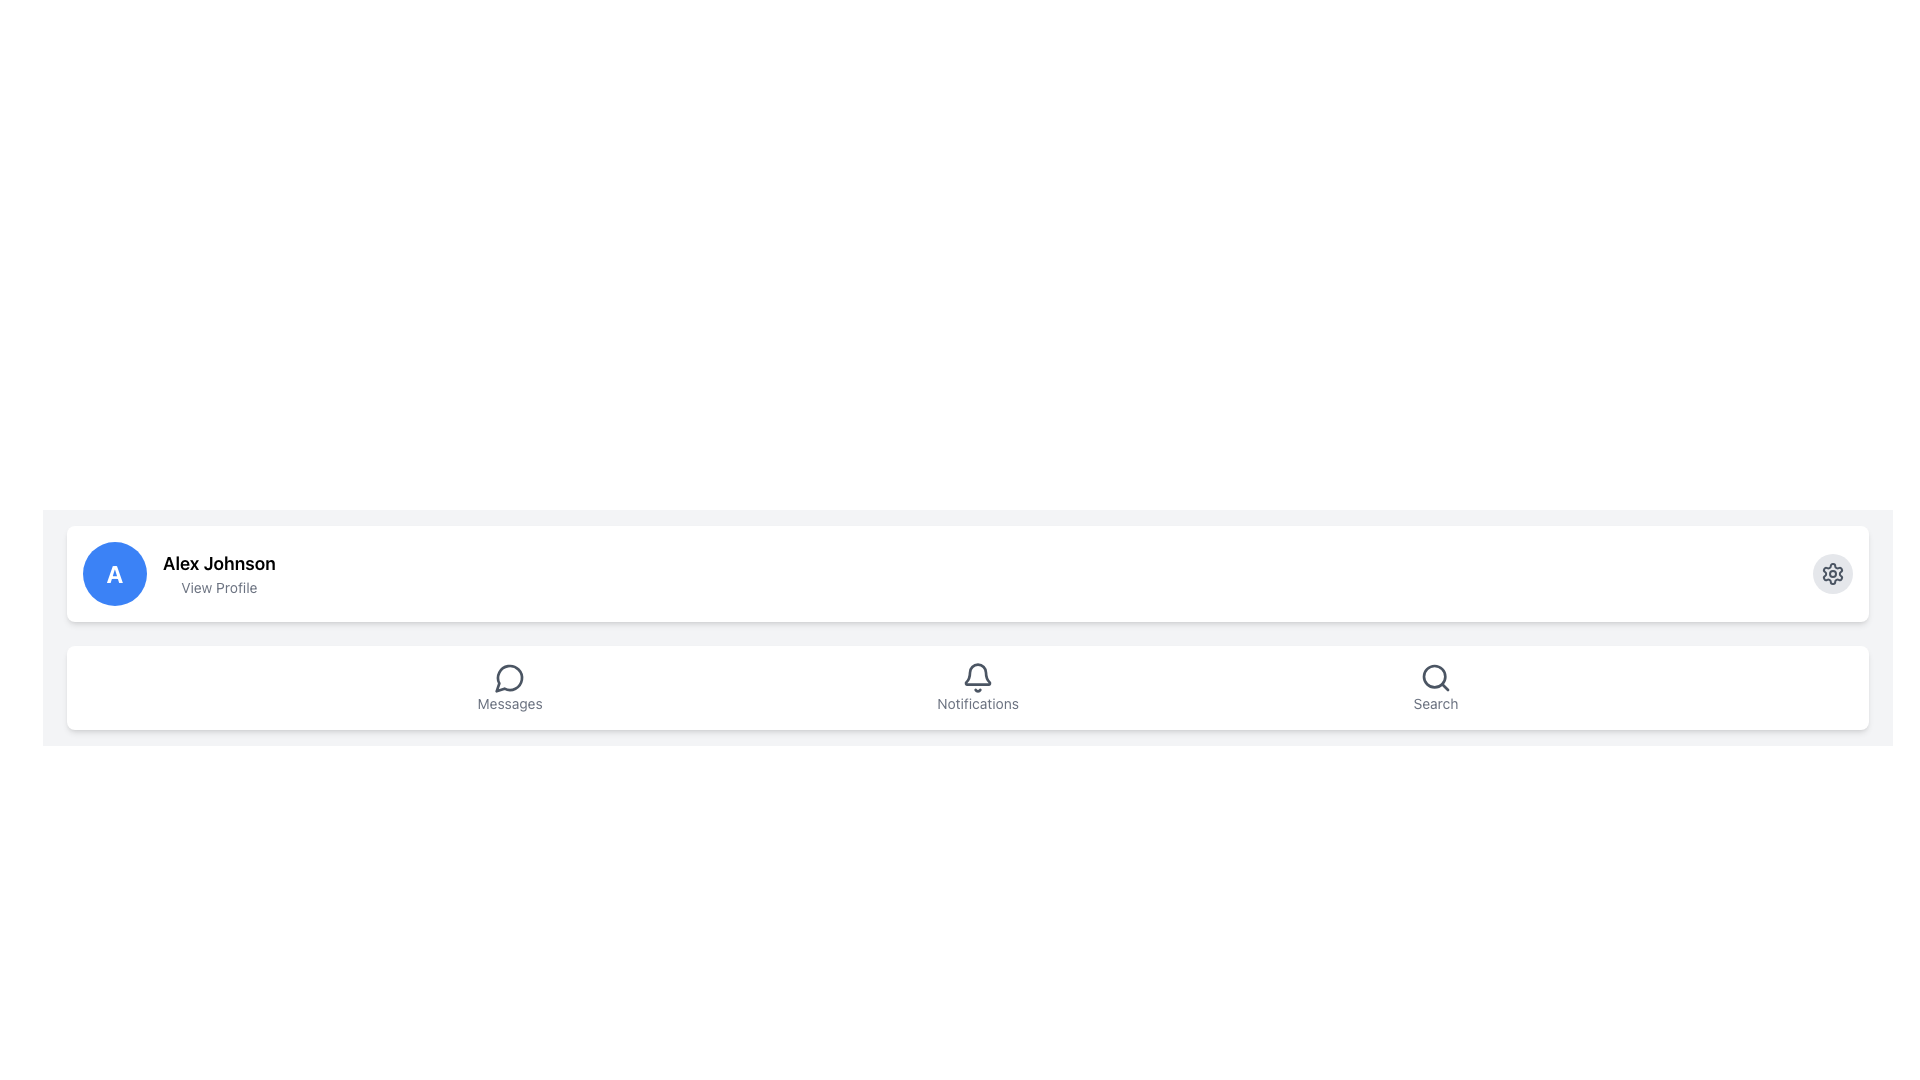  Describe the element at coordinates (510, 677) in the screenshot. I see `the messaging icon located in the second position of the horizontal navigation bar, directly above the 'Messages' text label` at that location.